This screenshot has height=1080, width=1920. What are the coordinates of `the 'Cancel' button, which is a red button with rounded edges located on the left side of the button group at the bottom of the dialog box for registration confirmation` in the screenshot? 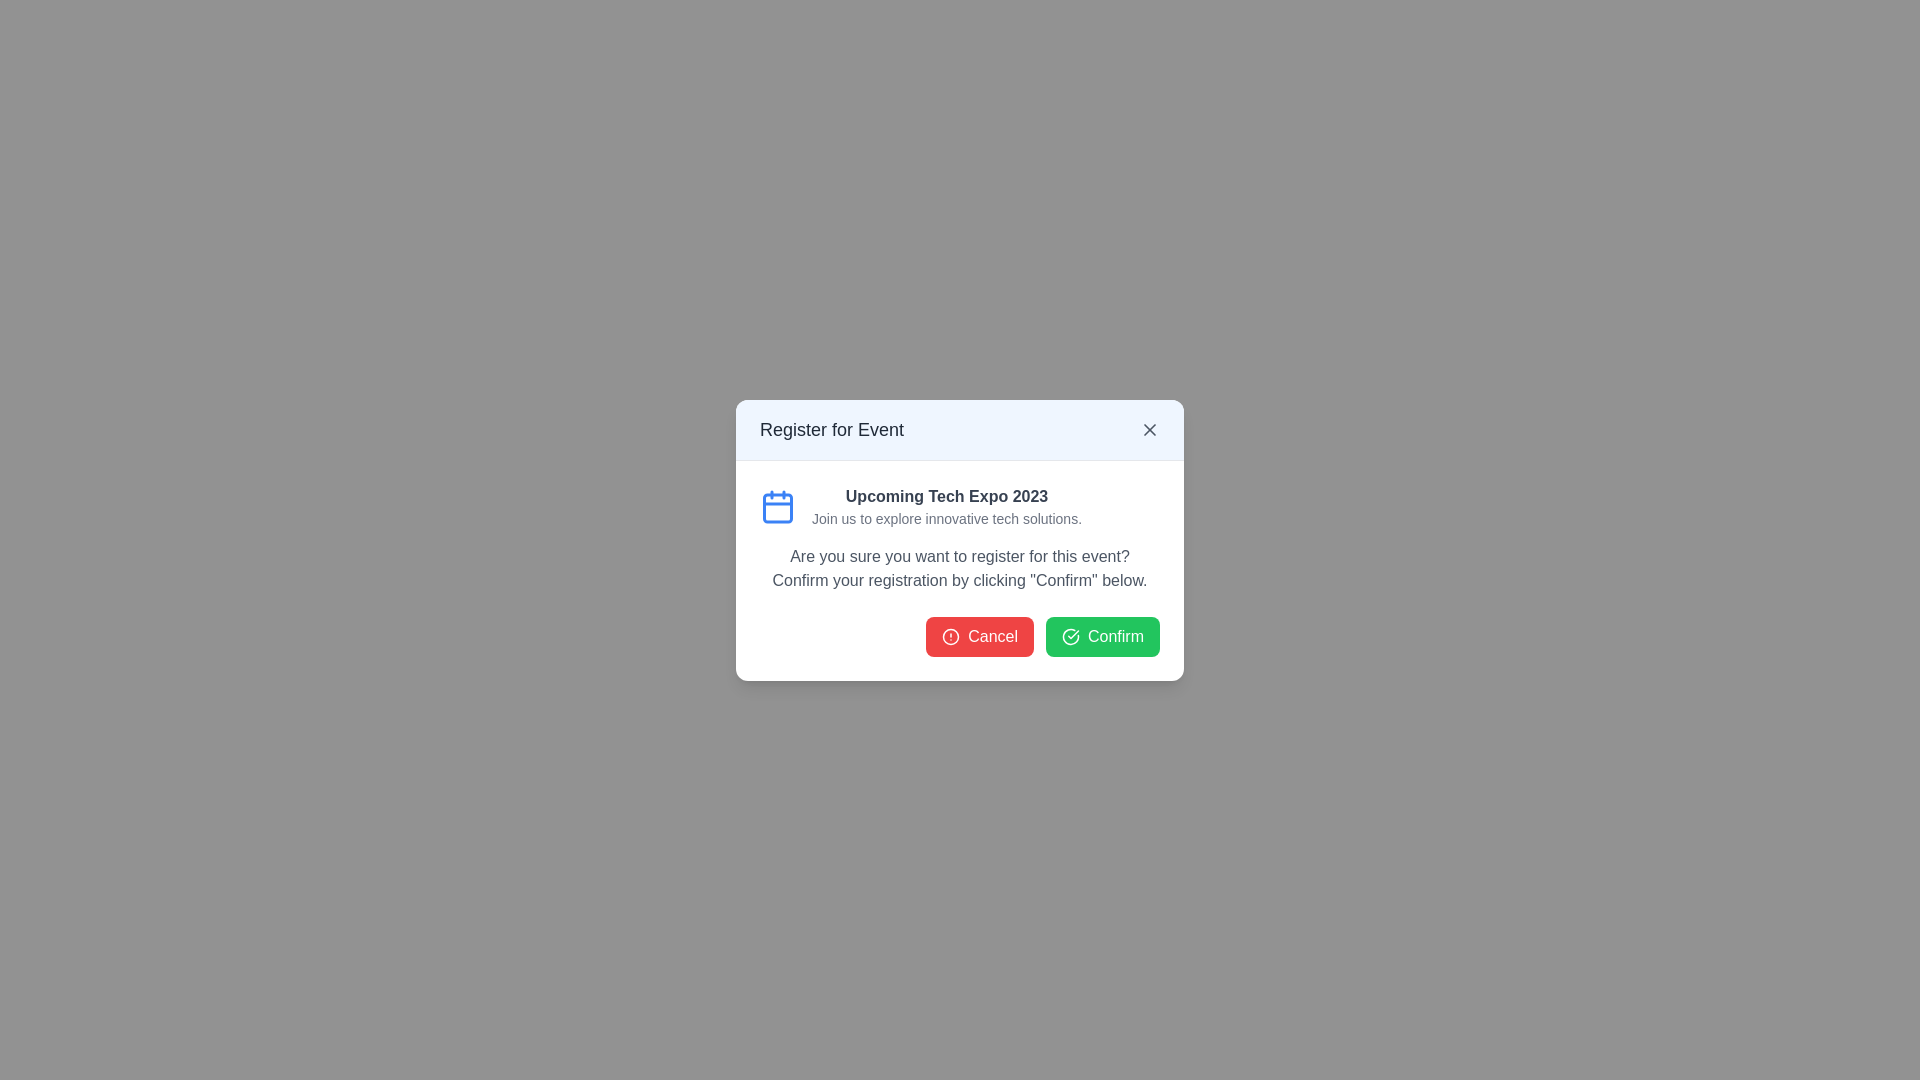 It's located at (960, 636).